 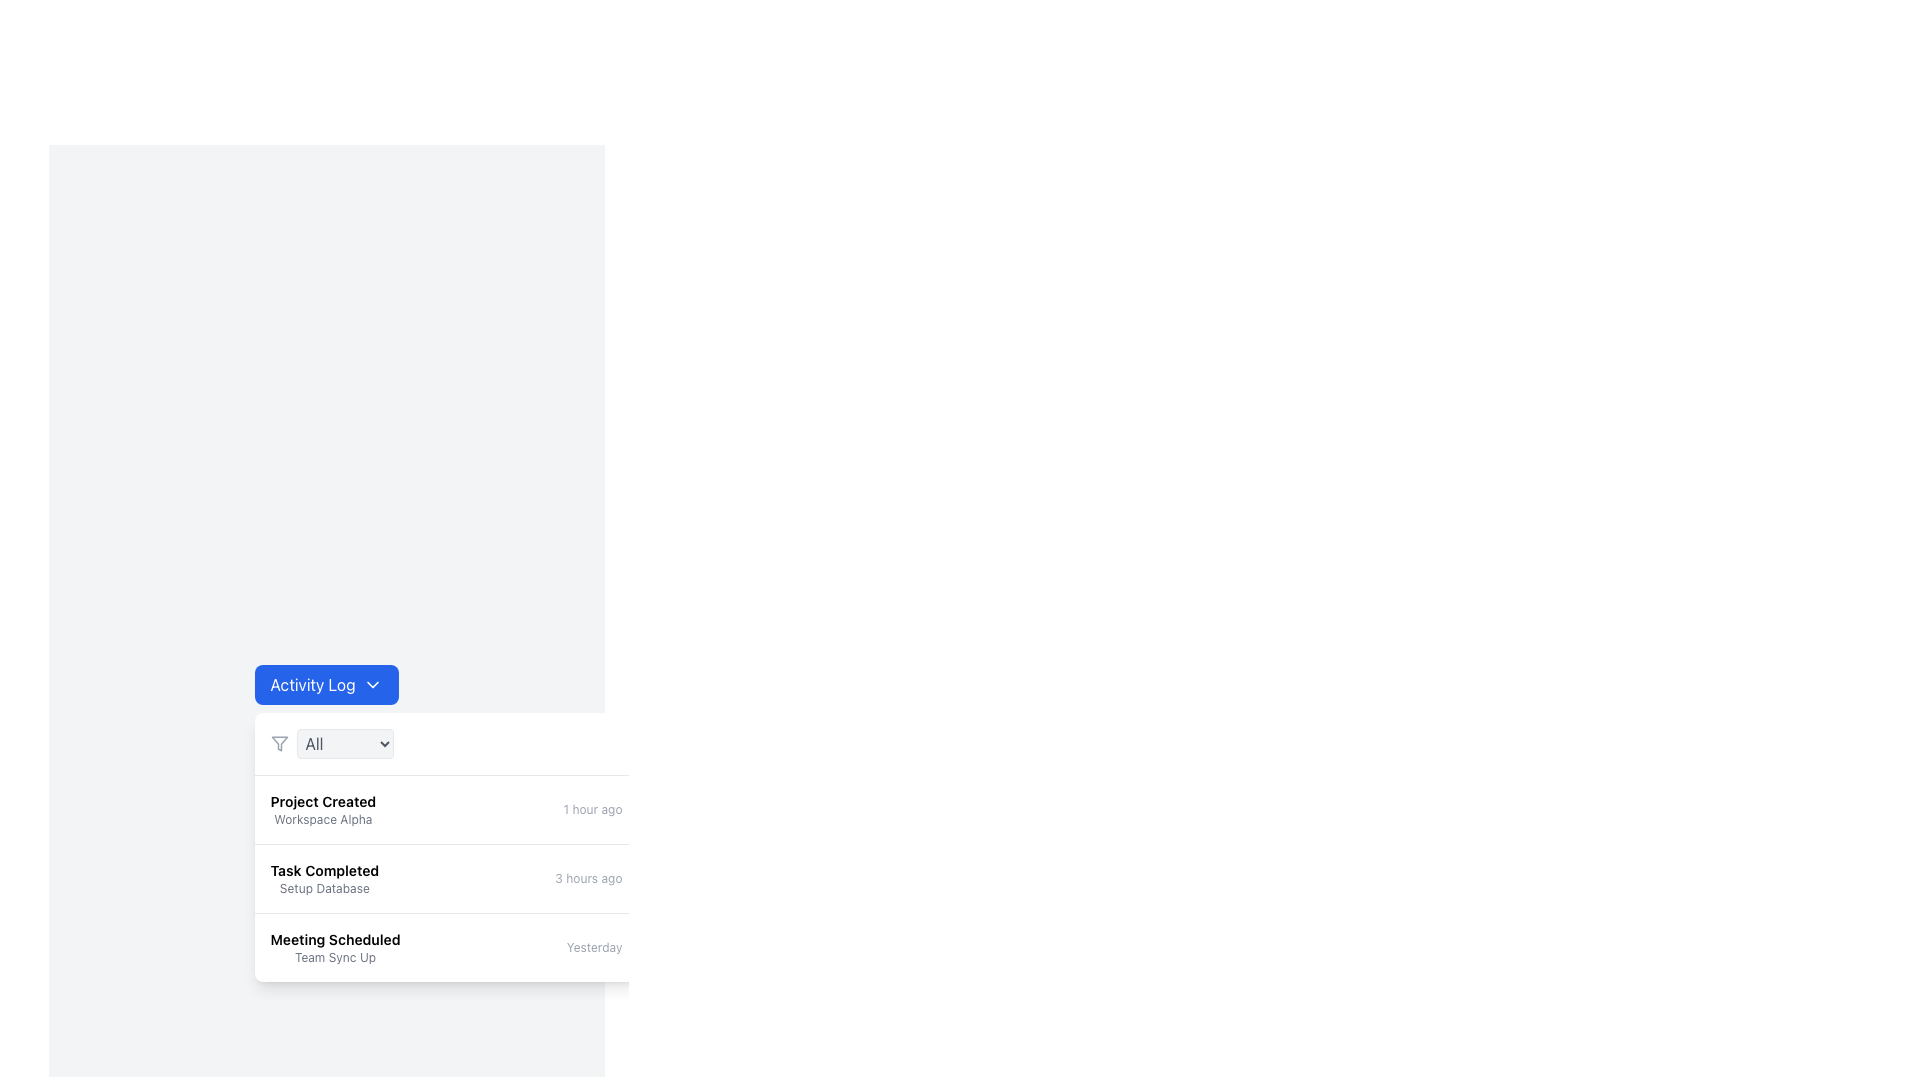 I want to click on the List Item titled 'Meeting Scheduled' in the Activity Log, which provides details about a Team Sync Up event that occurred Yesterday, so click(x=445, y=946).